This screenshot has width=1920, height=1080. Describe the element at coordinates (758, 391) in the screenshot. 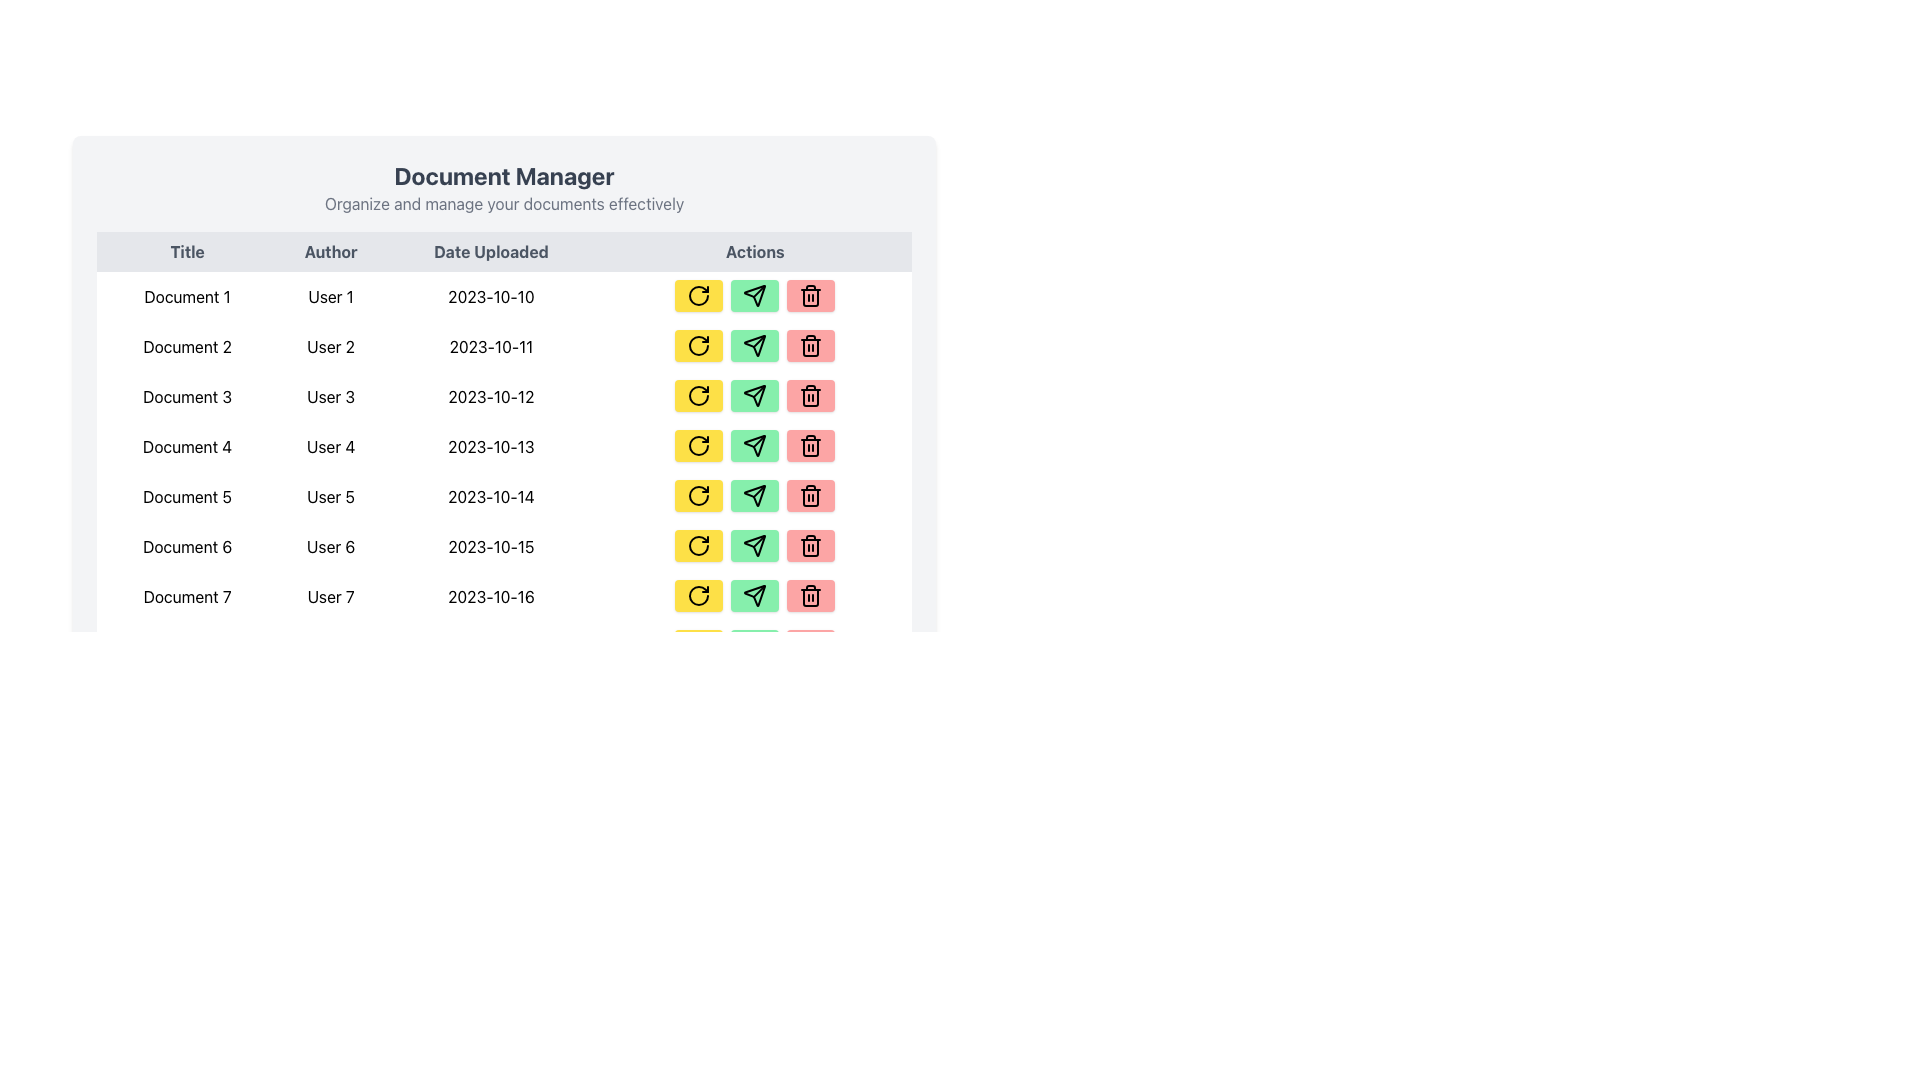

I see `the arrow-like icon associated with sending or forwarding actions in the 'Actions' column for 'Document 3'` at that location.